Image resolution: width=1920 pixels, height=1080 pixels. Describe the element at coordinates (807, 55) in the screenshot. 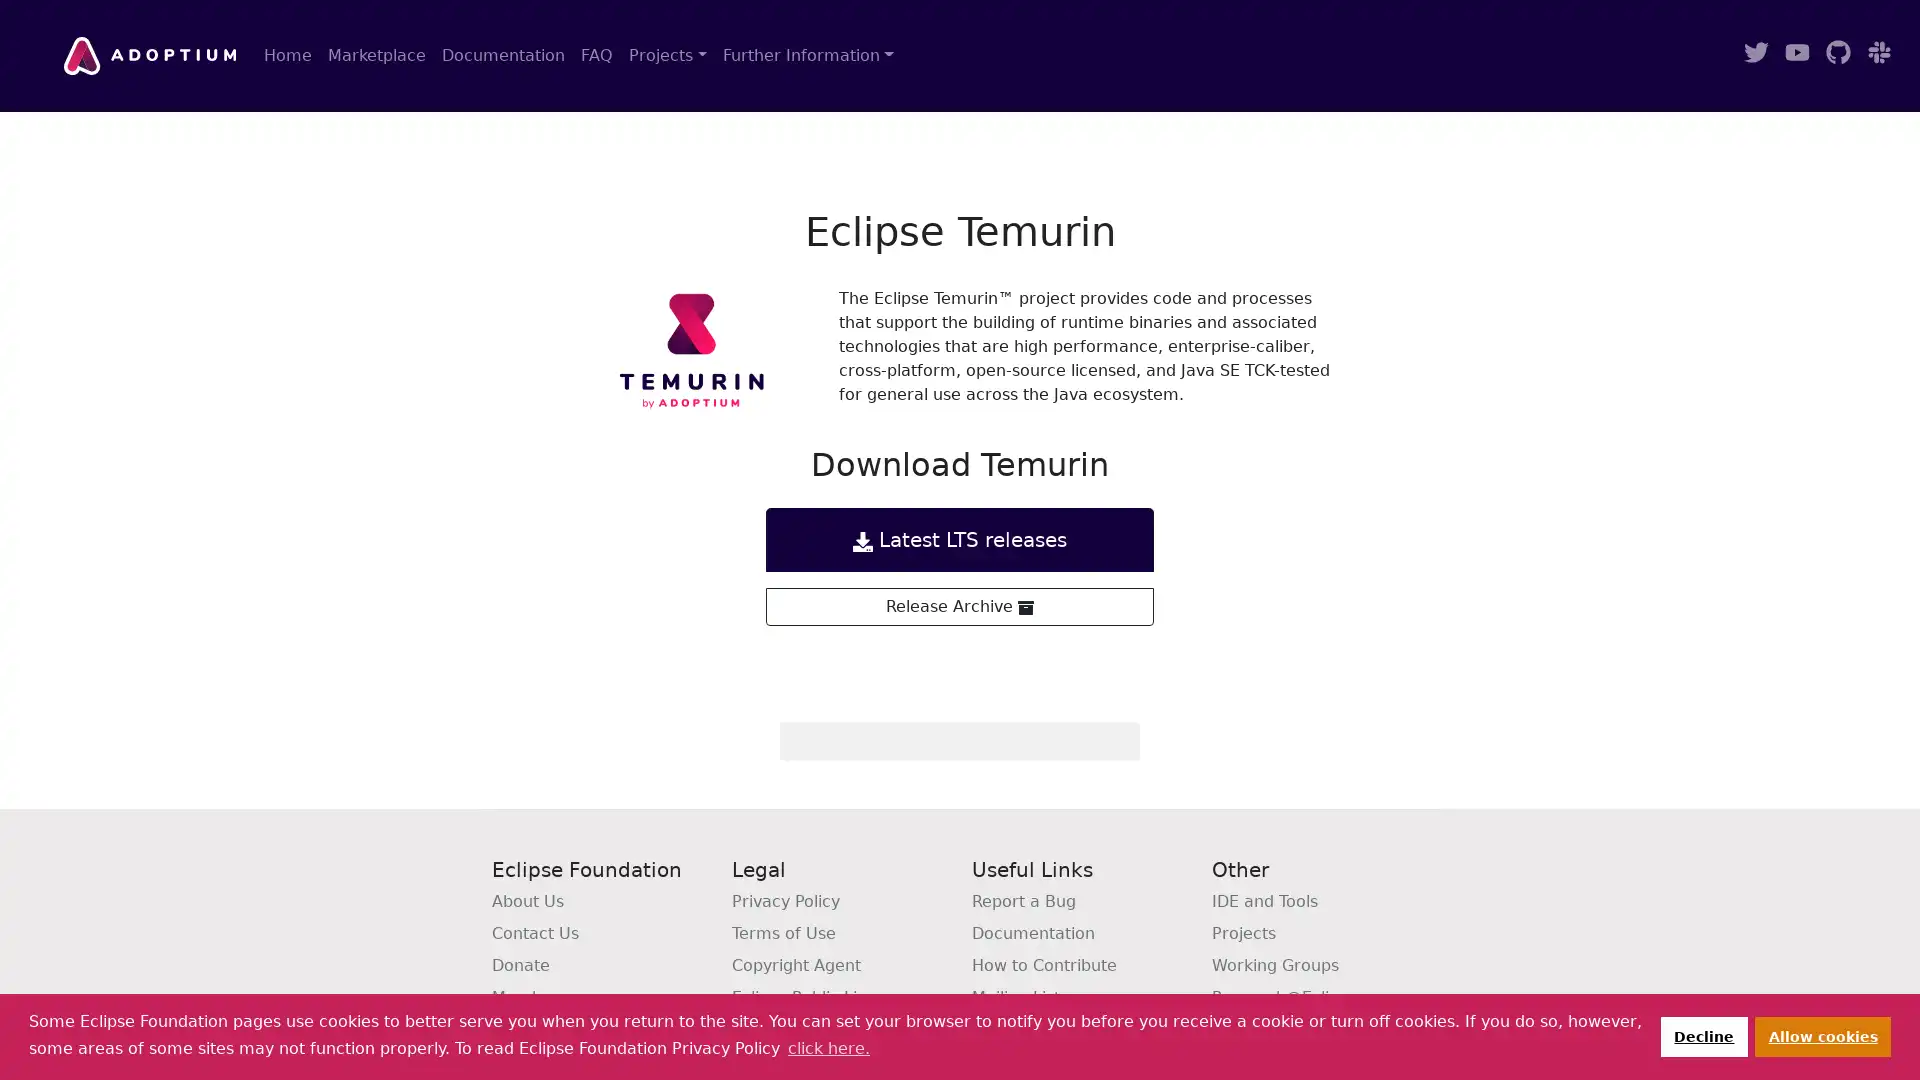

I see `Further Information` at that location.